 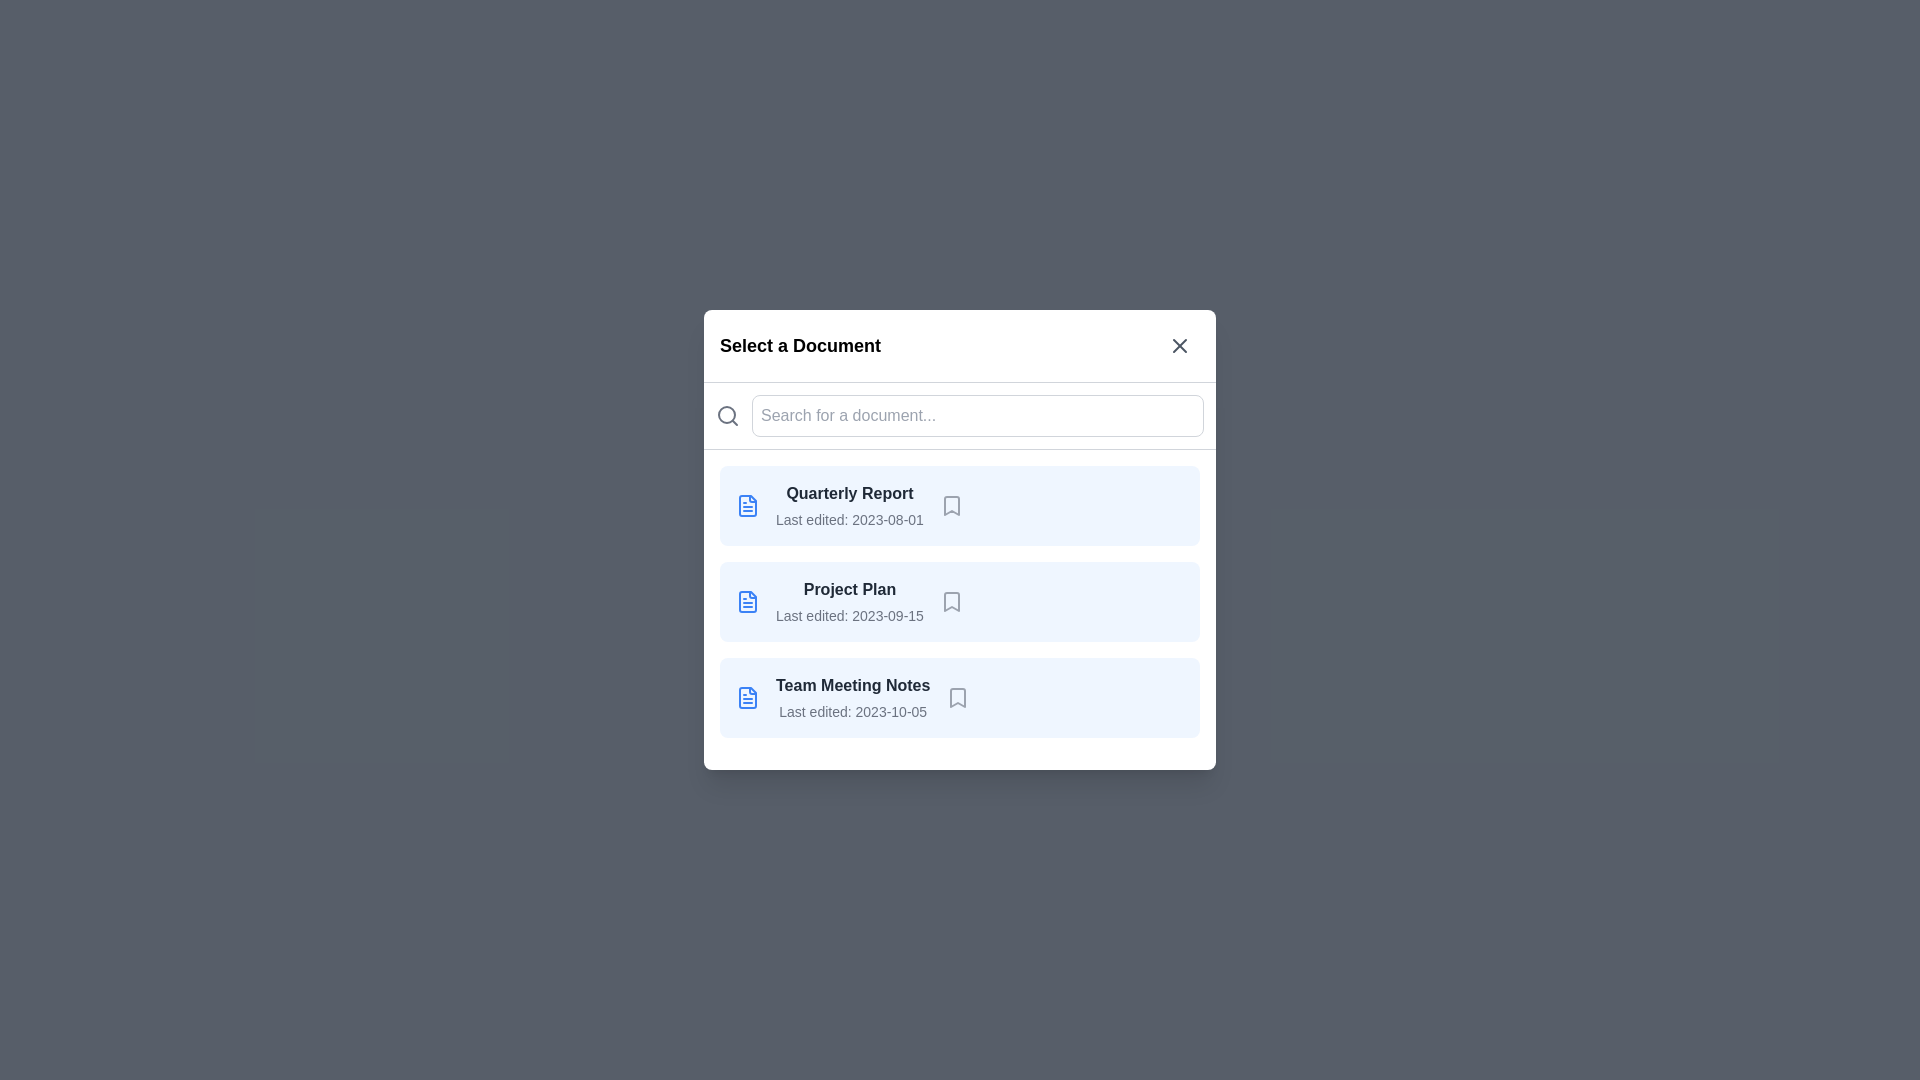 What do you see at coordinates (957, 697) in the screenshot?
I see `the bookmark icon for the document titled 'Team Meeting Notes'` at bounding box center [957, 697].